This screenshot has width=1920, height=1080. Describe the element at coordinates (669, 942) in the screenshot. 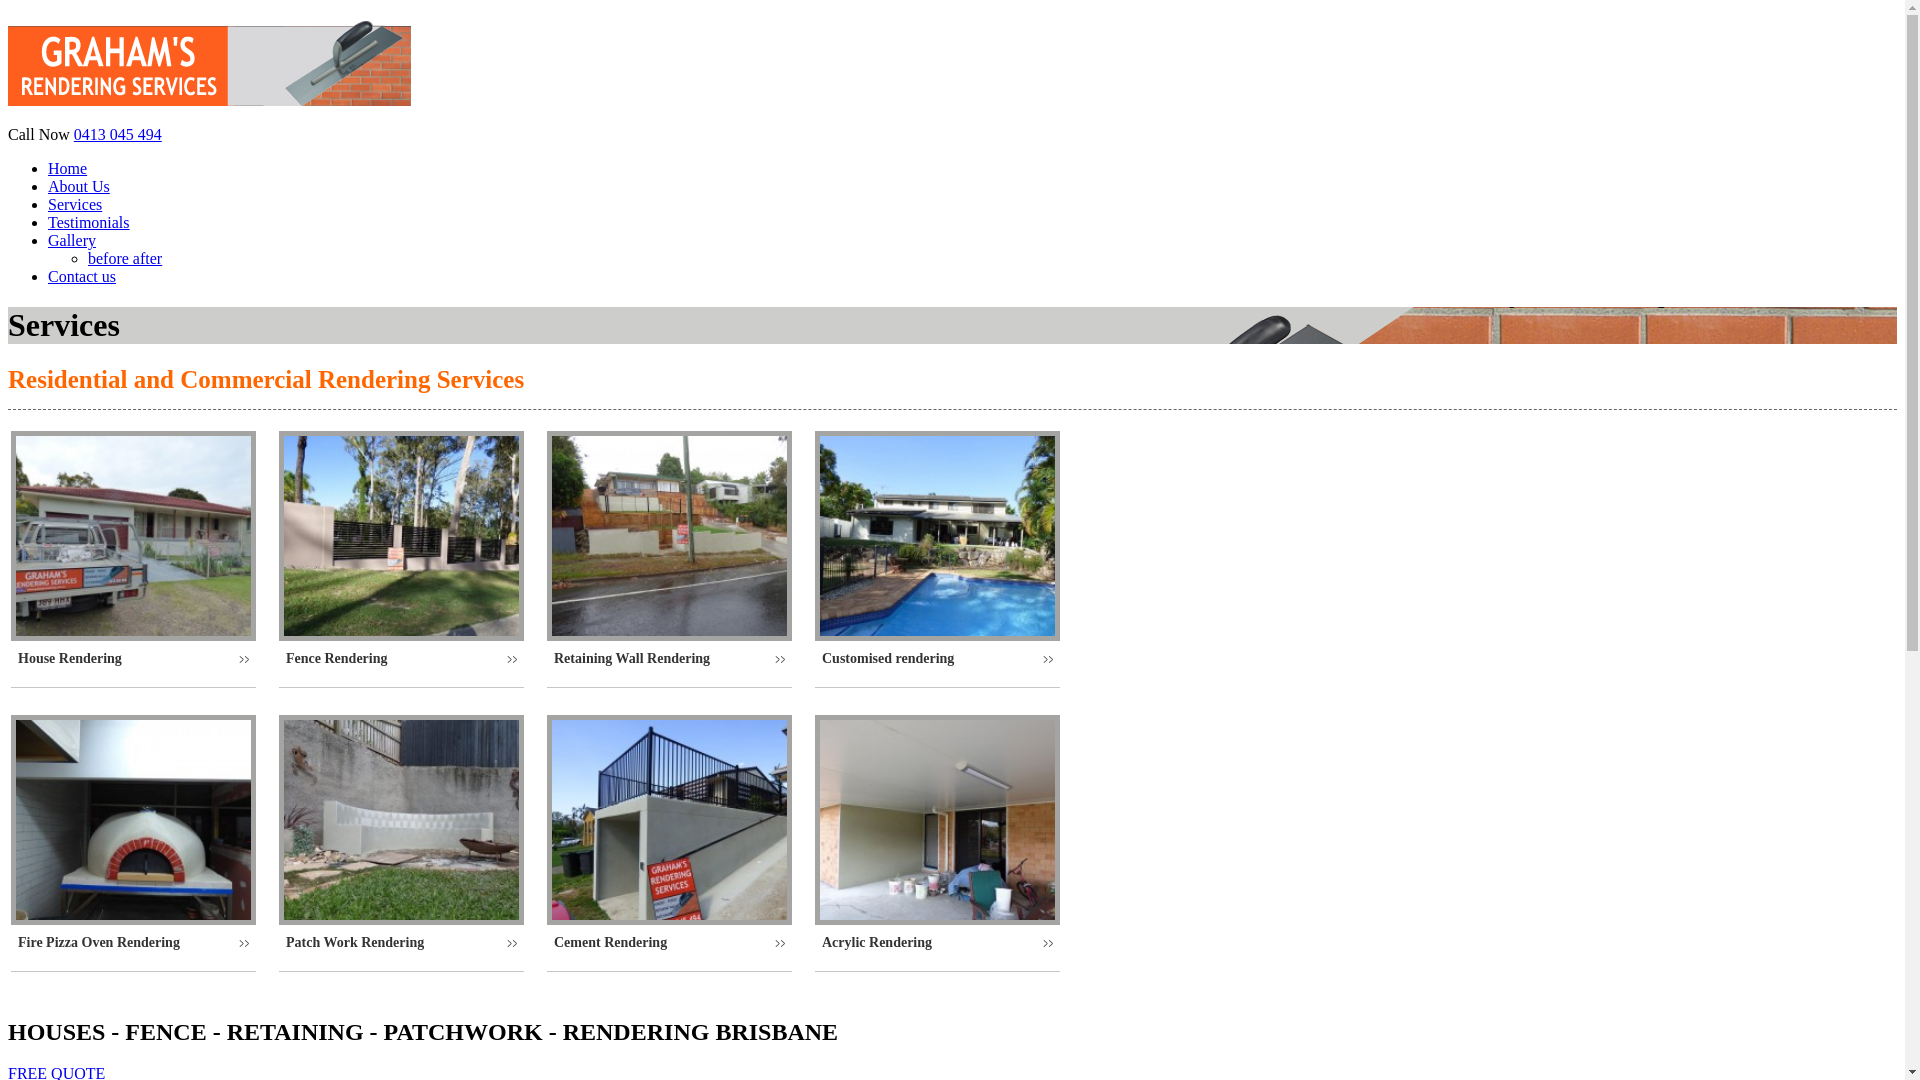

I see `'Cement Rendering'` at that location.